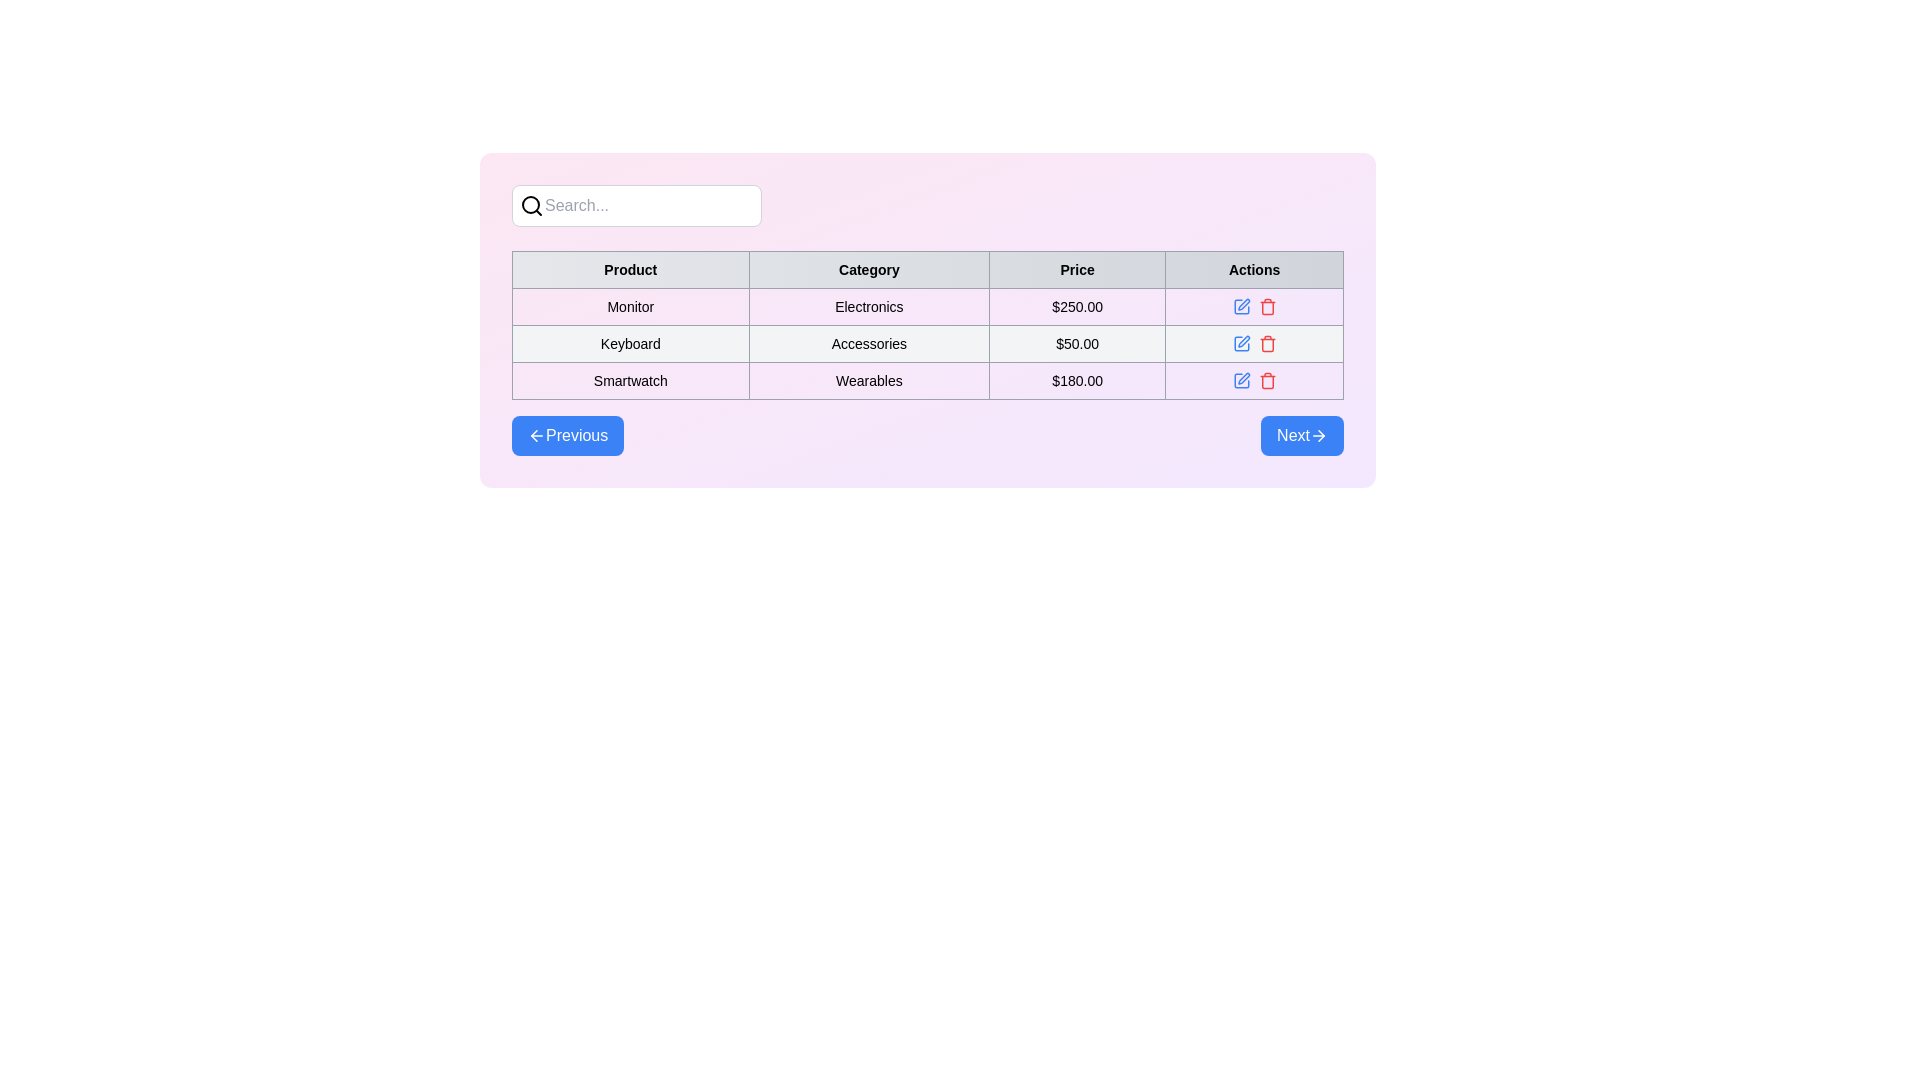  Describe the element at coordinates (1252, 307) in the screenshot. I see `the red delete button in the horizontally aligned group of icons located in the 'Actions' column of the first row of the table` at that location.